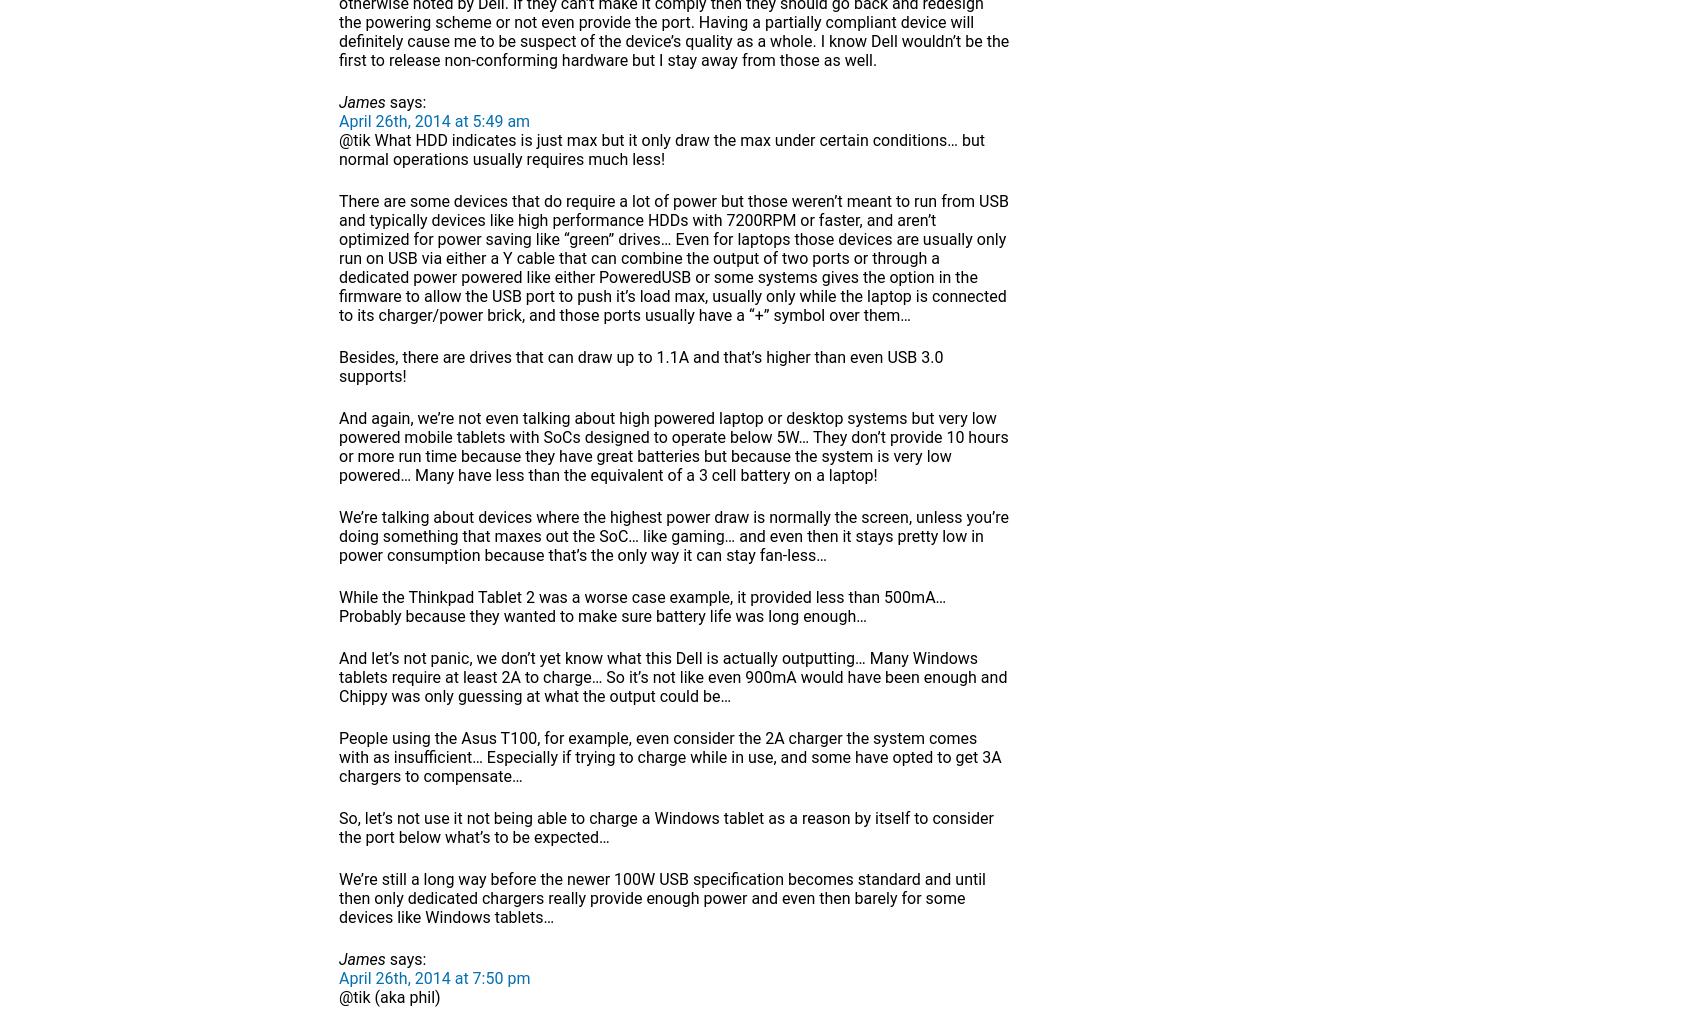 Image resolution: width=1692 pixels, height=1026 pixels. What do you see at coordinates (389, 996) in the screenshot?
I see `'@tik (aka phil)'` at bounding box center [389, 996].